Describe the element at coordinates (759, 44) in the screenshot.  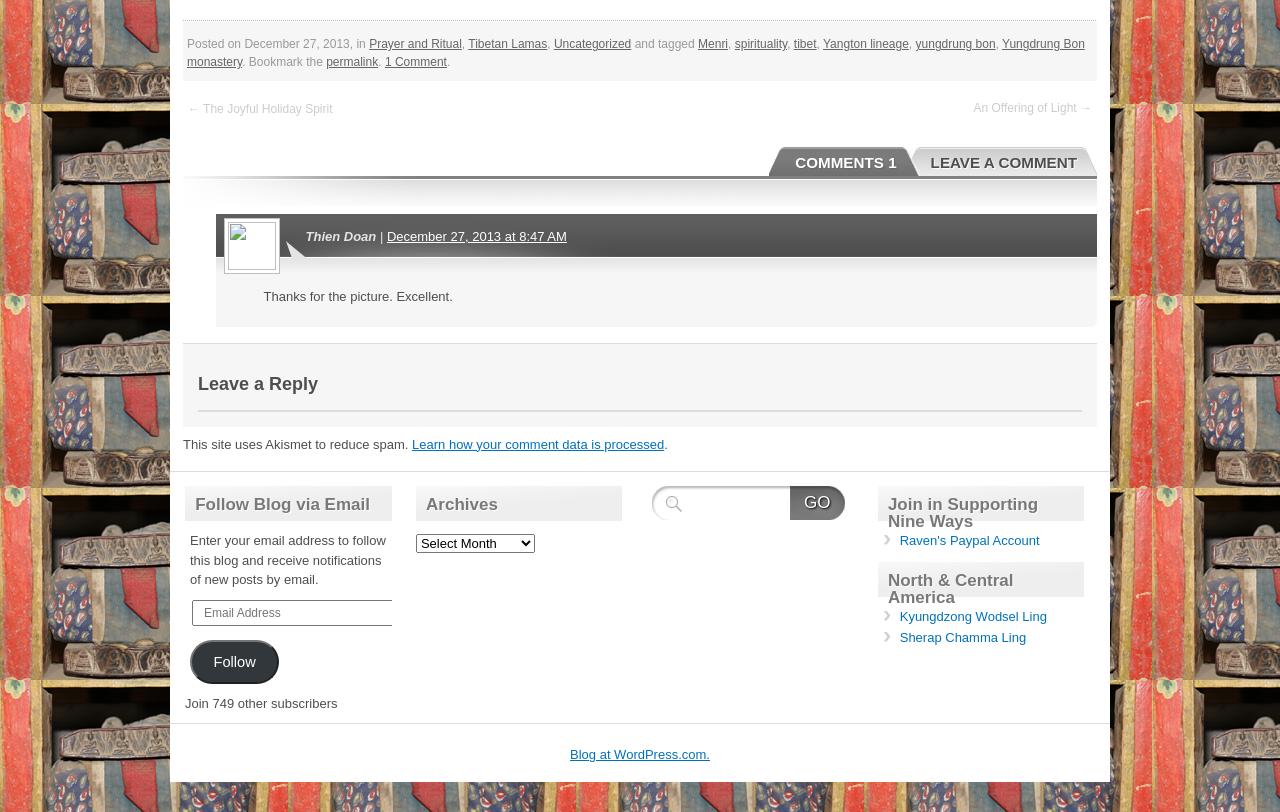
I see `'spirituality'` at that location.